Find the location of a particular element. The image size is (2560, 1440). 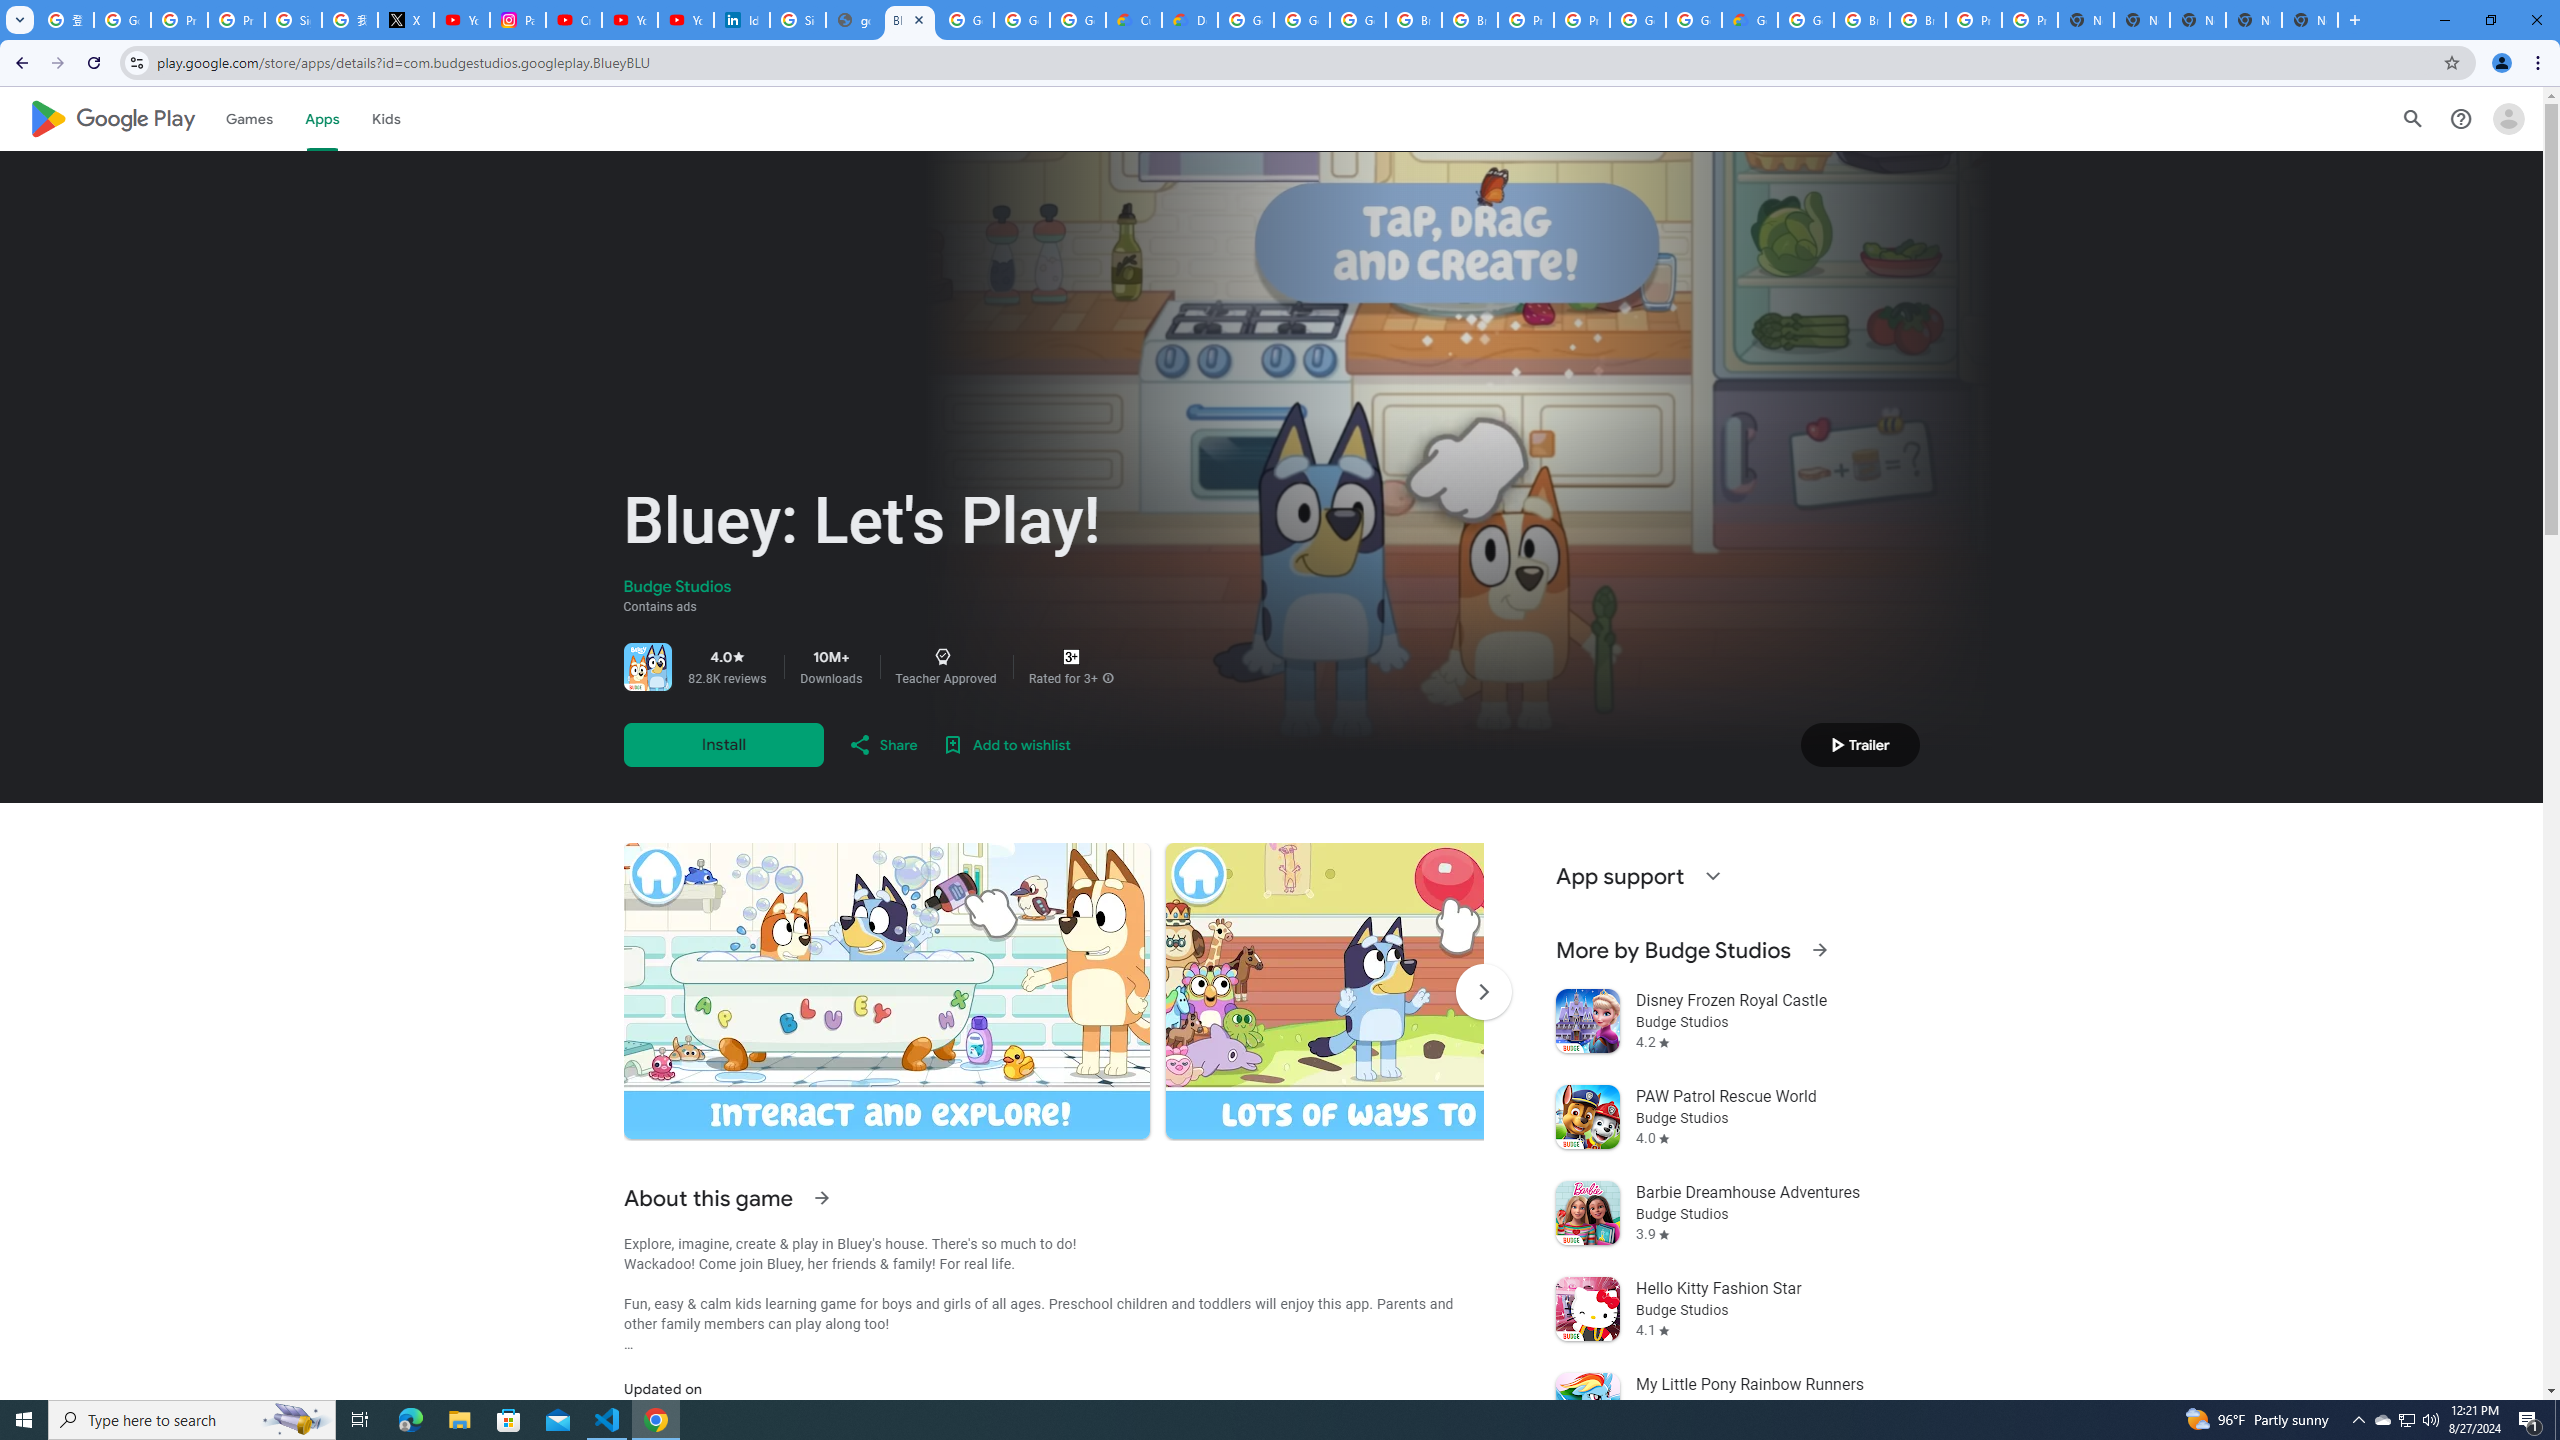

'Bluey: Let' is located at coordinates (909, 19).